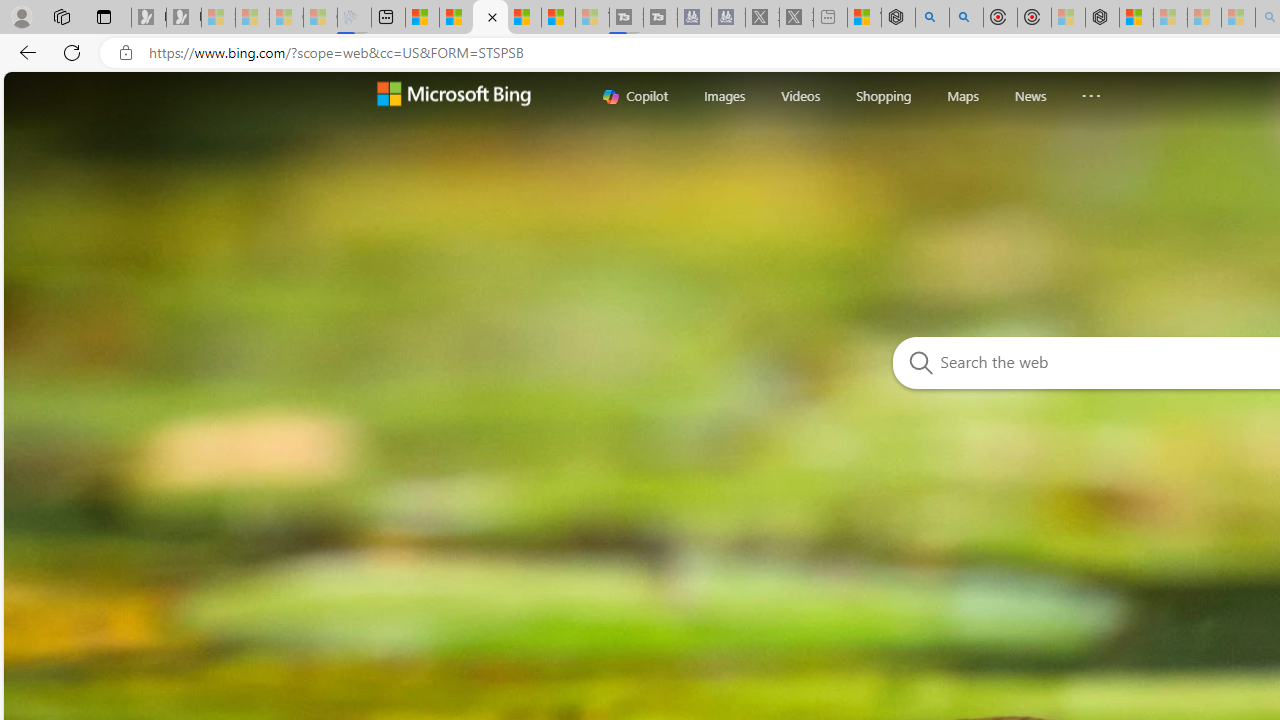  I want to click on 'Copilot', so click(634, 95).